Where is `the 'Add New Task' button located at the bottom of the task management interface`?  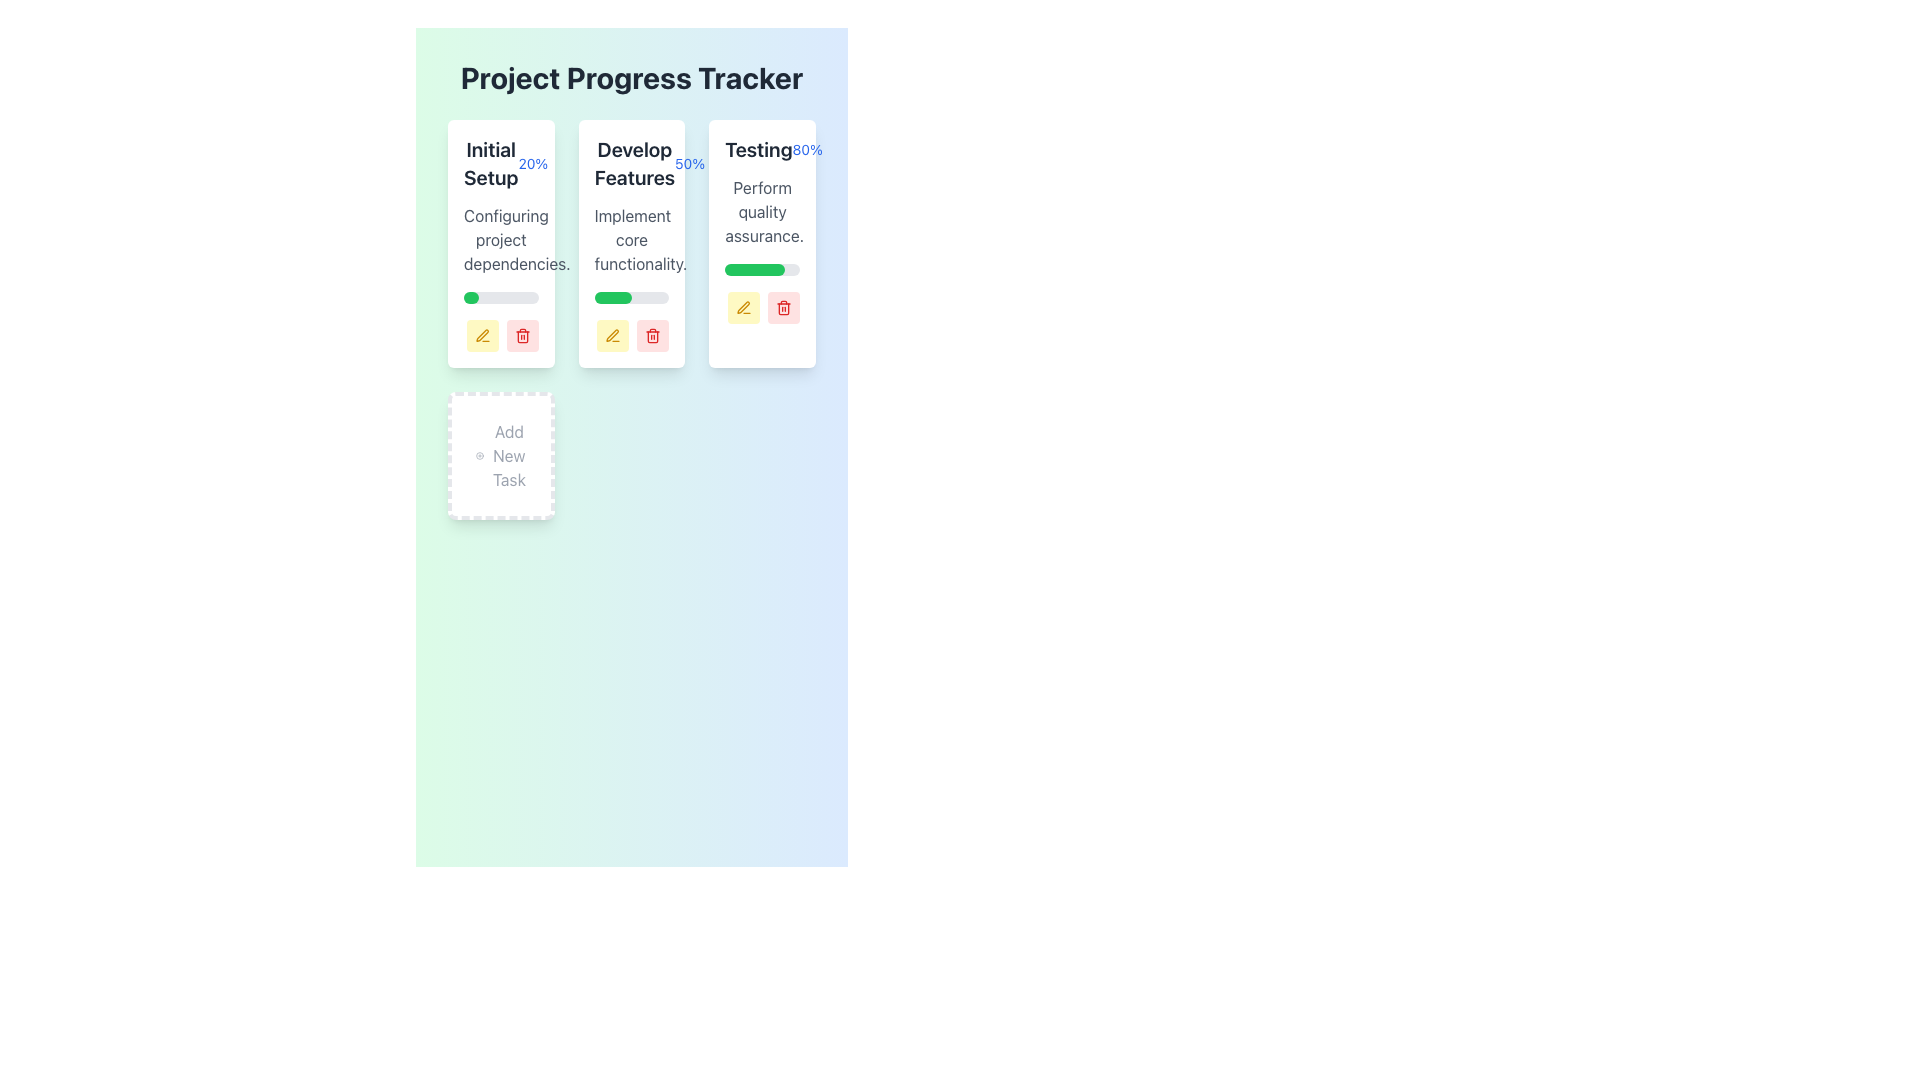
the 'Add New Task' button located at the bottom of the task management interface is located at coordinates (480, 455).